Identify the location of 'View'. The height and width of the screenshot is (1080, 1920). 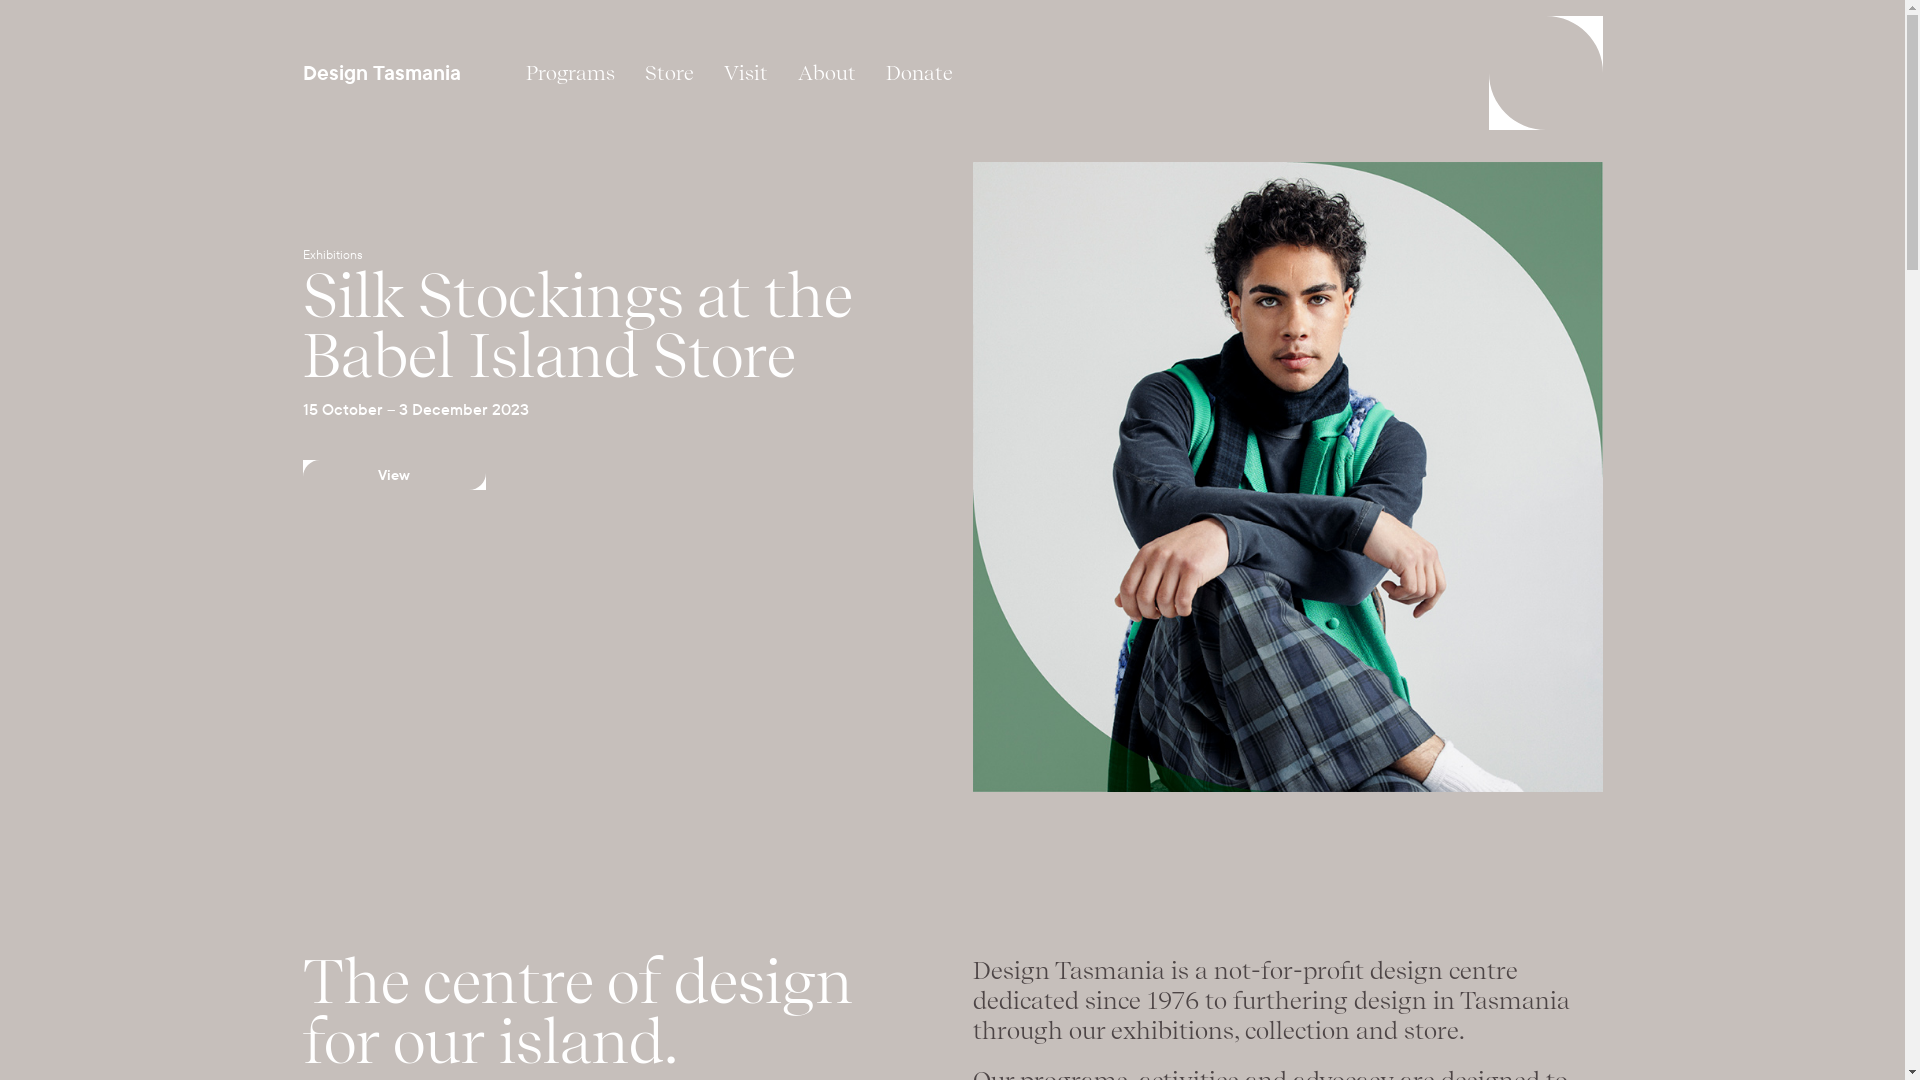
(393, 474).